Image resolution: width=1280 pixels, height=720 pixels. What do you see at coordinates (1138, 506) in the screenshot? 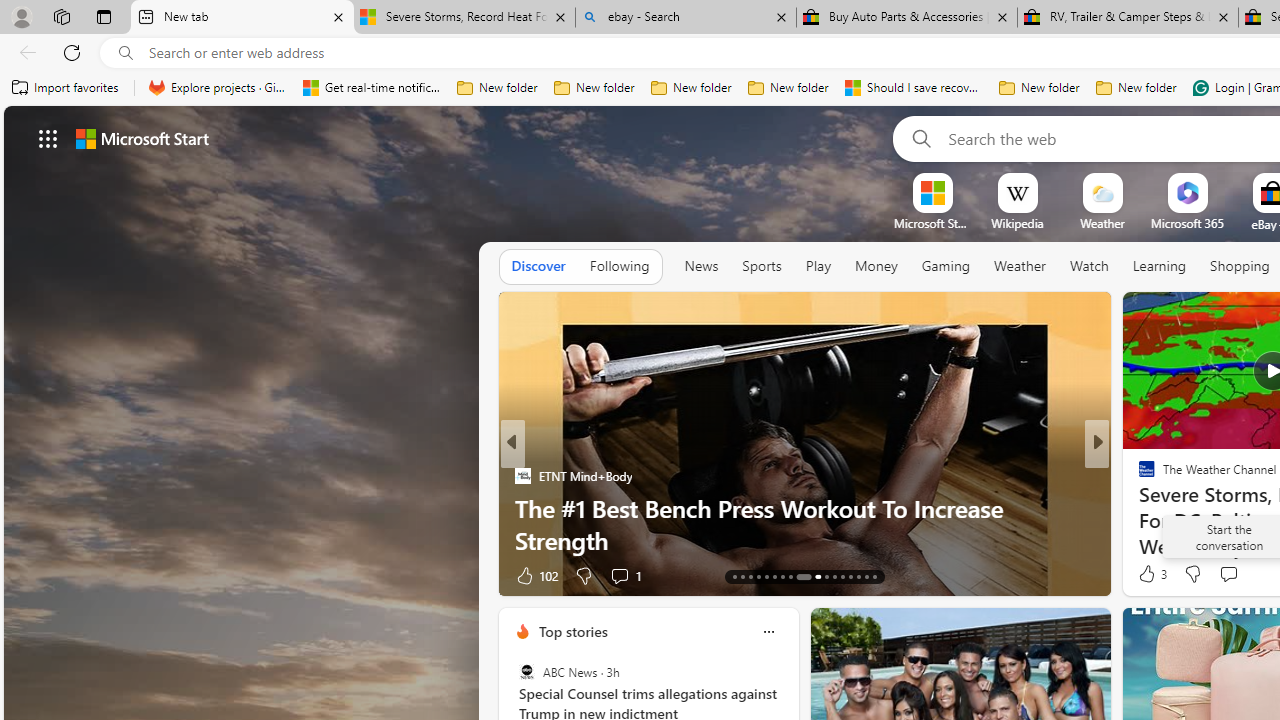
I see `'MUO'` at bounding box center [1138, 506].